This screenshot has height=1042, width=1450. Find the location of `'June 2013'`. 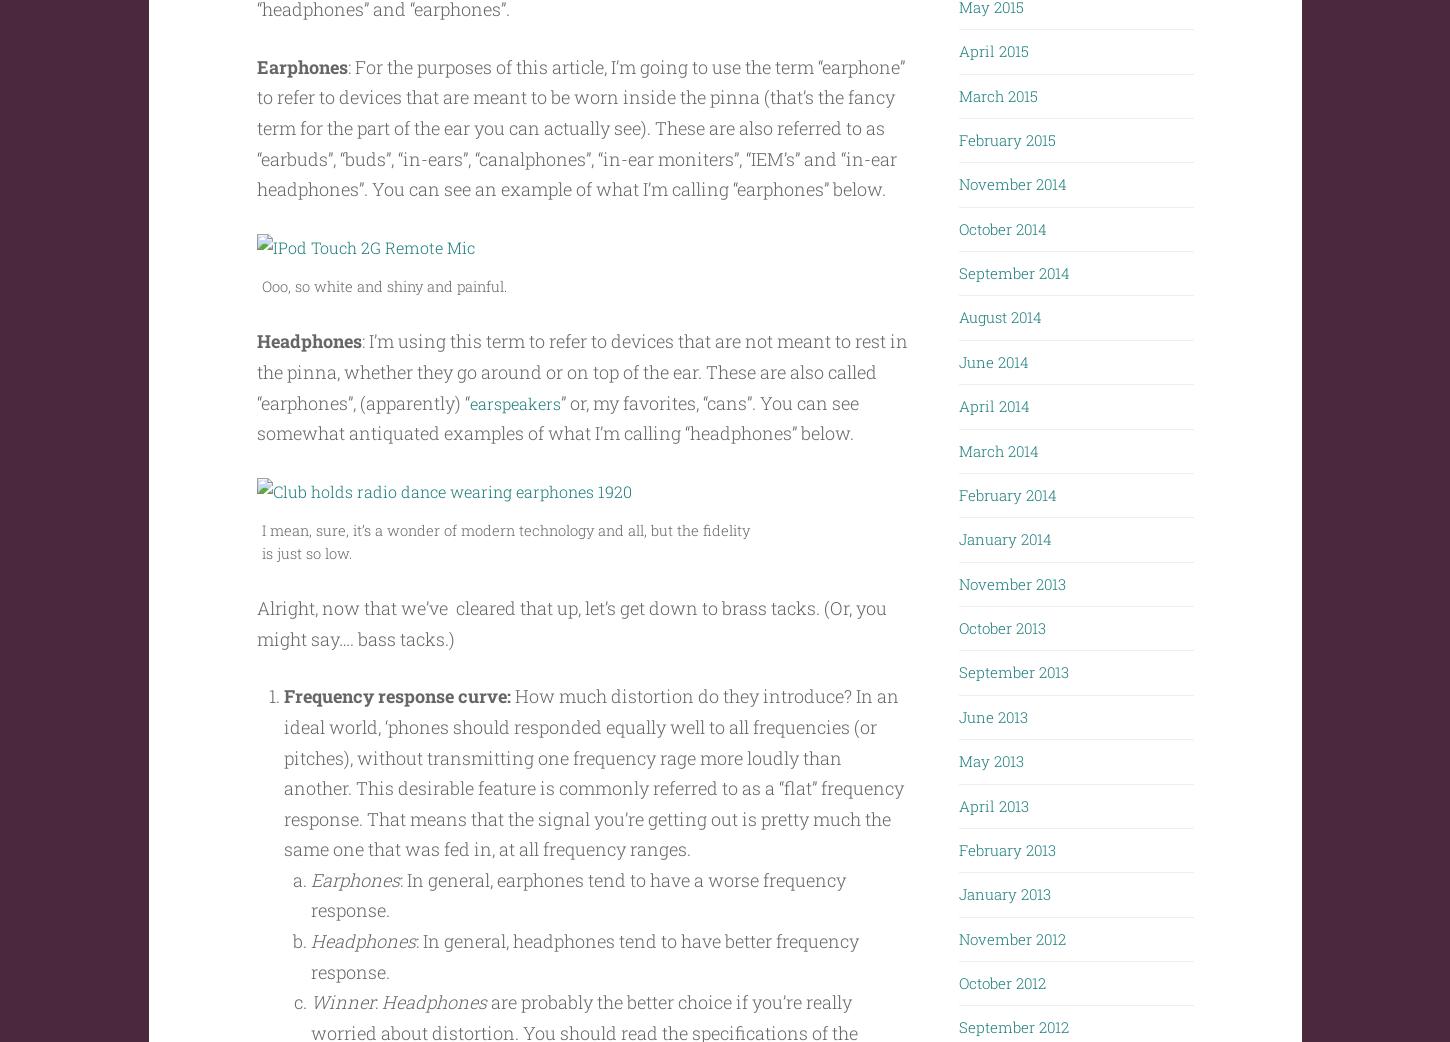

'June 2013' is located at coordinates (958, 710).